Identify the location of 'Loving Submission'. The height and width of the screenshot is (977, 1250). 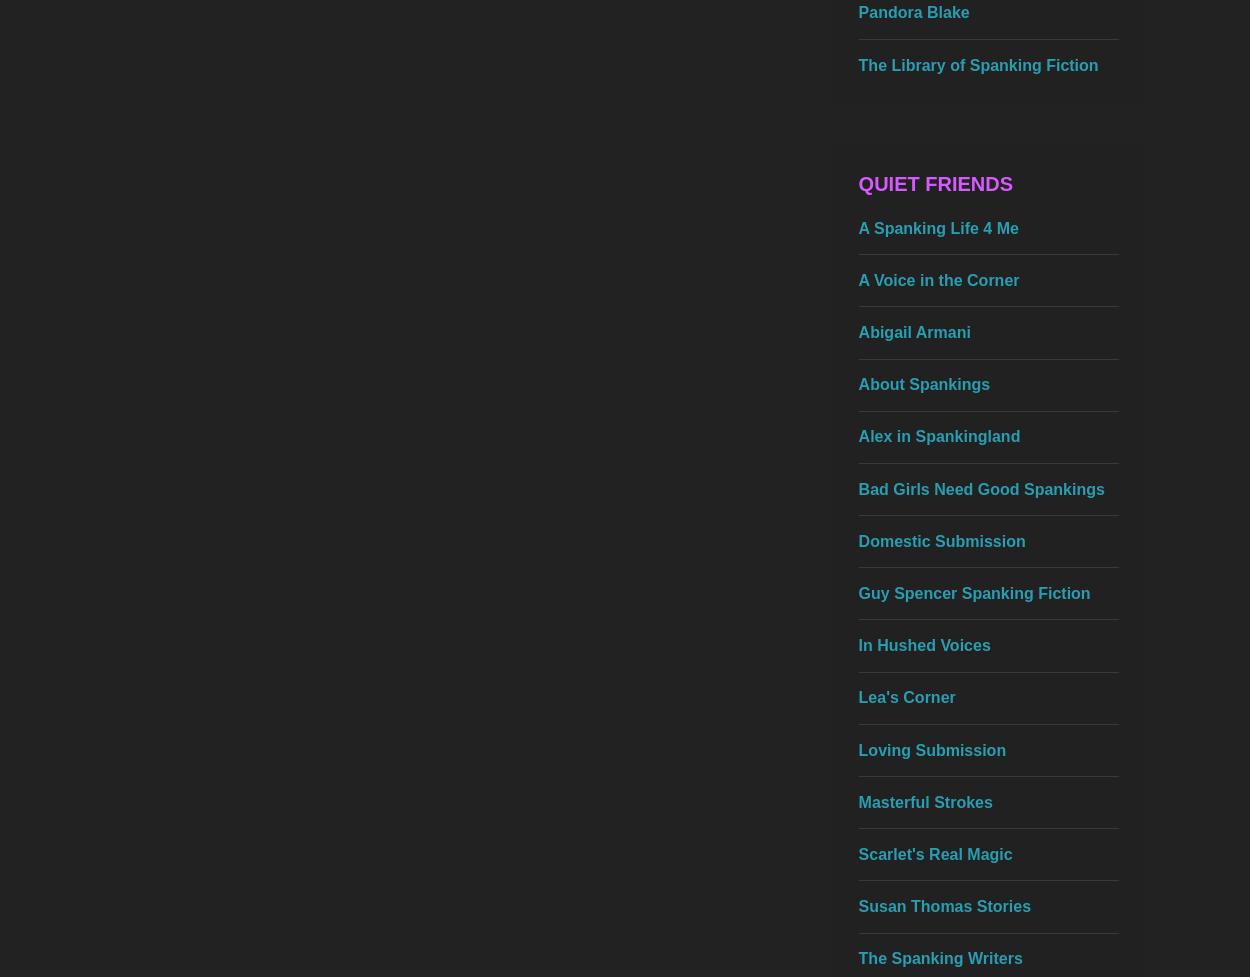
(932, 749).